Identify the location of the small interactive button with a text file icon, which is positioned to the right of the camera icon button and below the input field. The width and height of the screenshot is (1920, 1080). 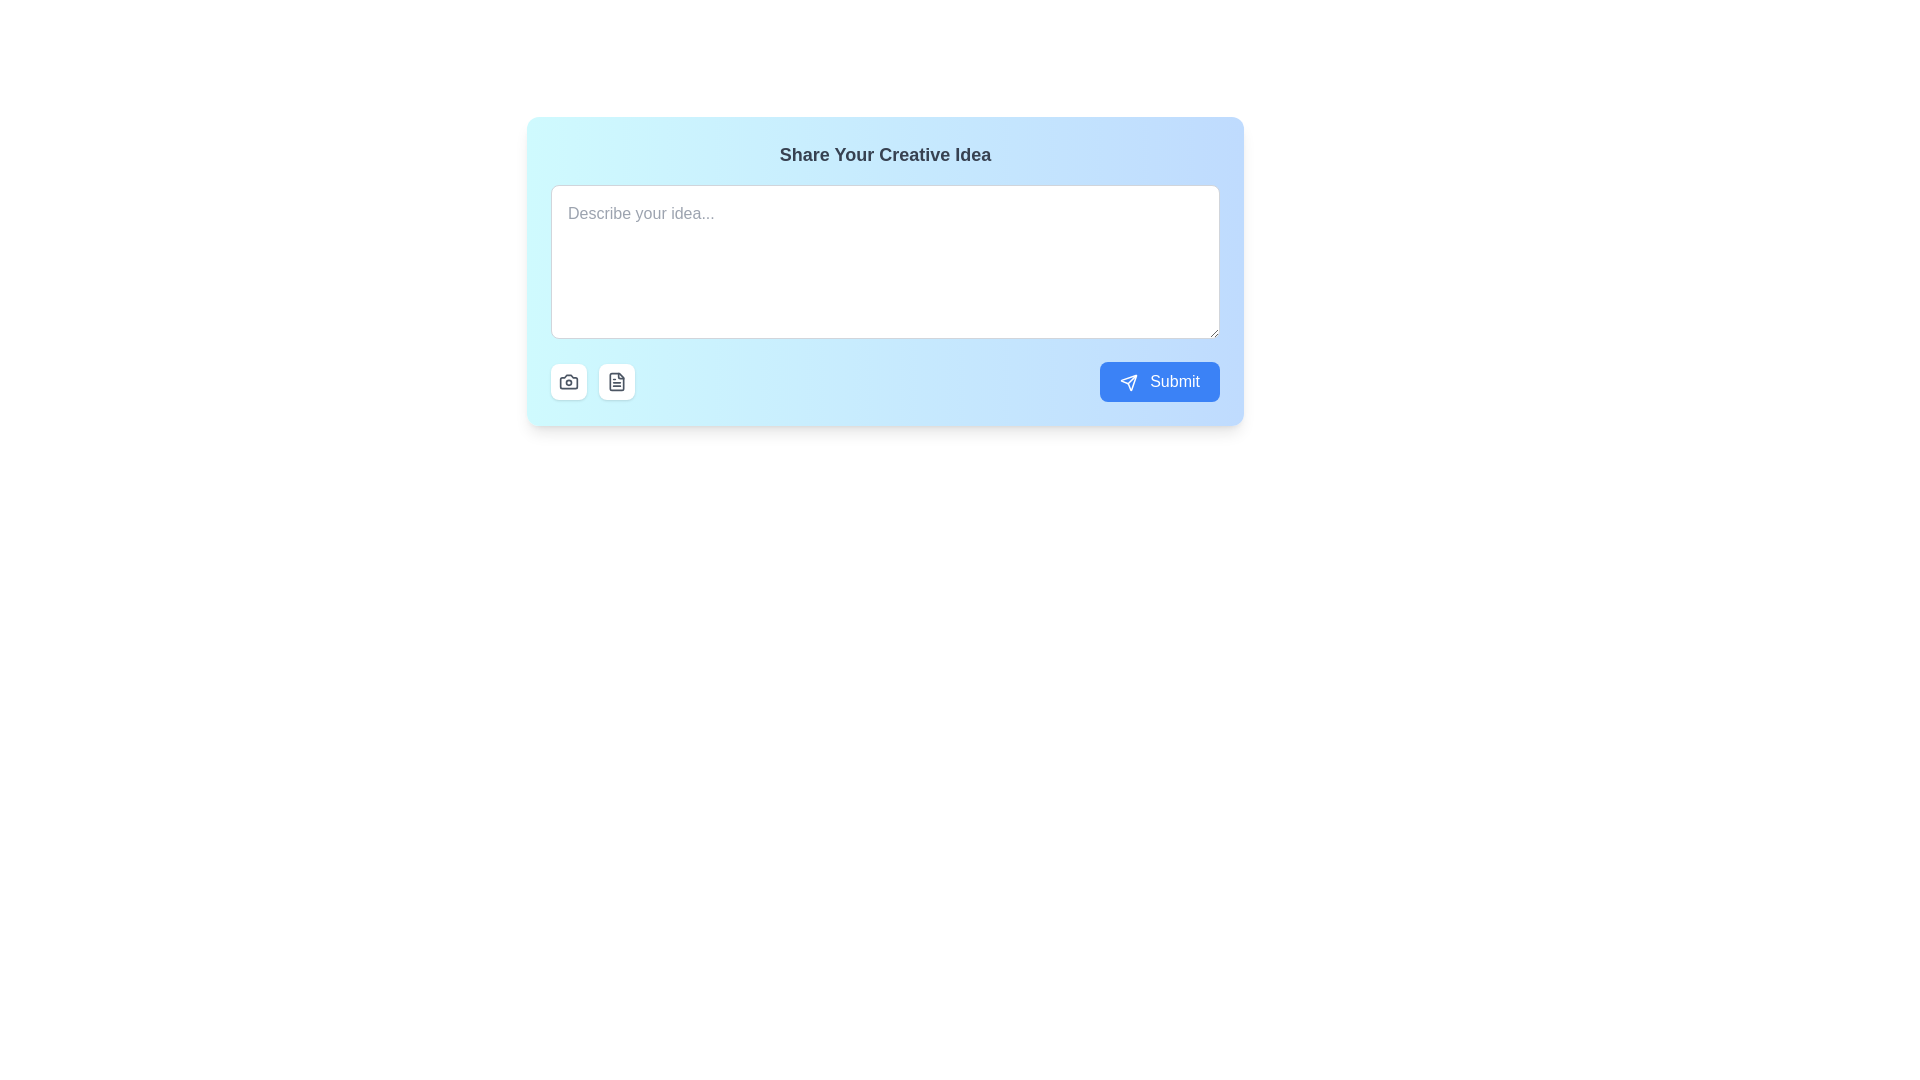
(616, 381).